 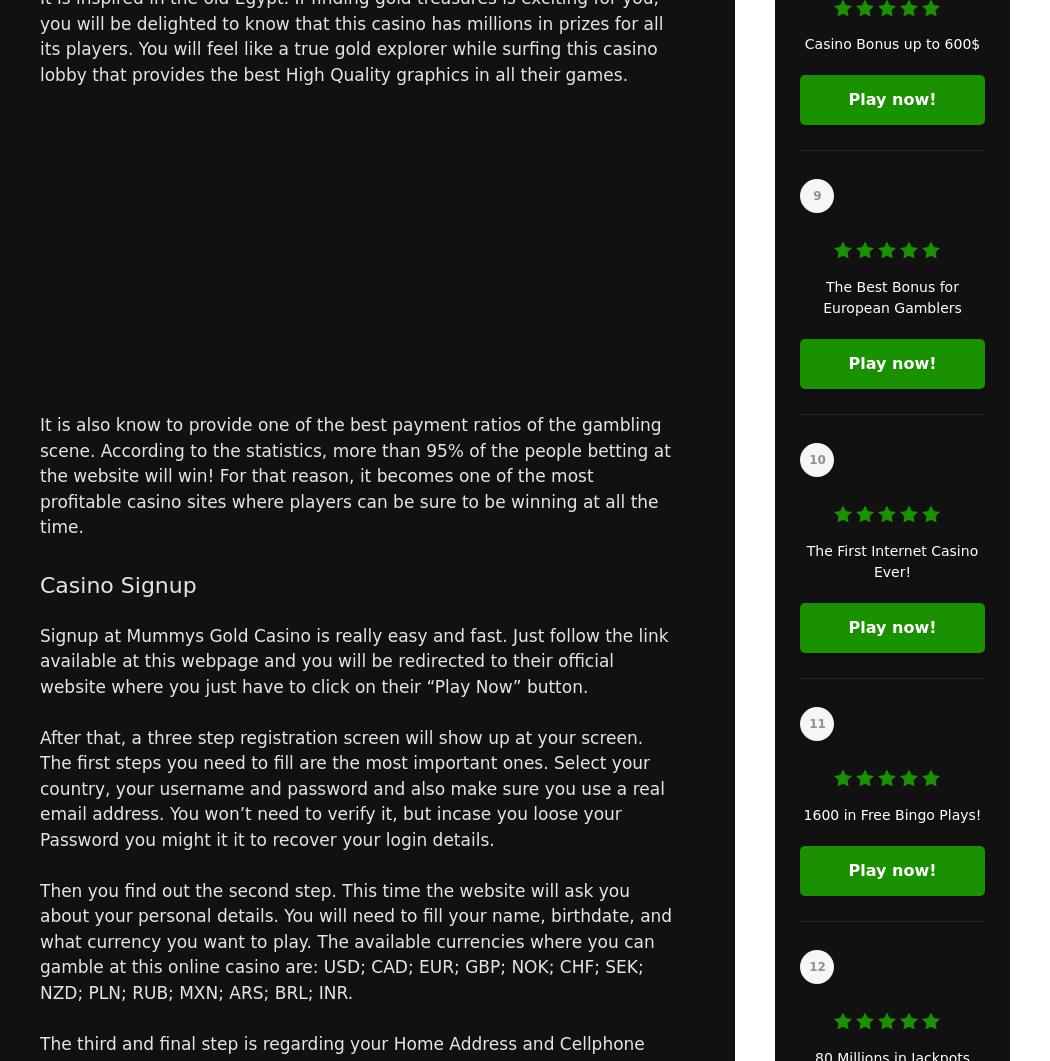 I want to click on 'The First Internet Casino Ever!', so click(x=890, y=559).